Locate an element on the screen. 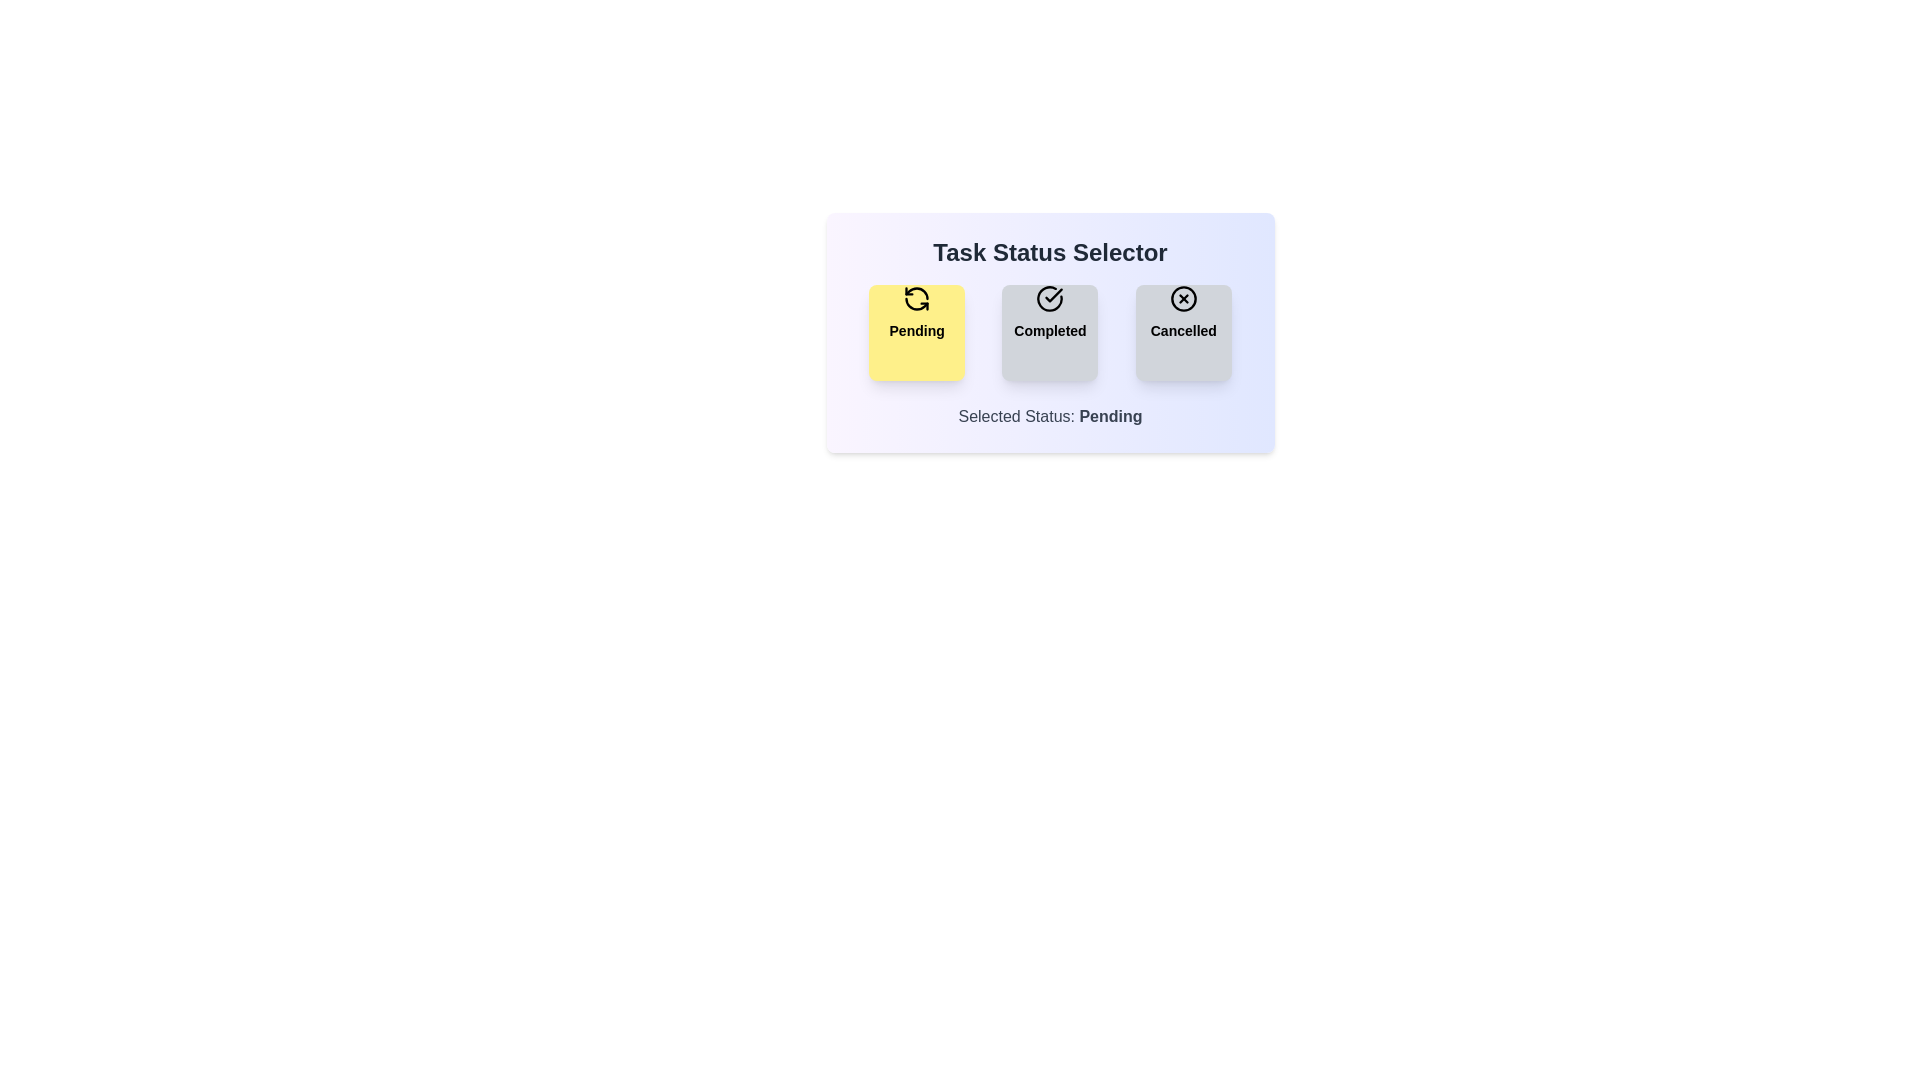 The height and width of the screenshot is (1080, 1920). the Cancelled button to observe its hover effect is located at coordinates (1183, 331).